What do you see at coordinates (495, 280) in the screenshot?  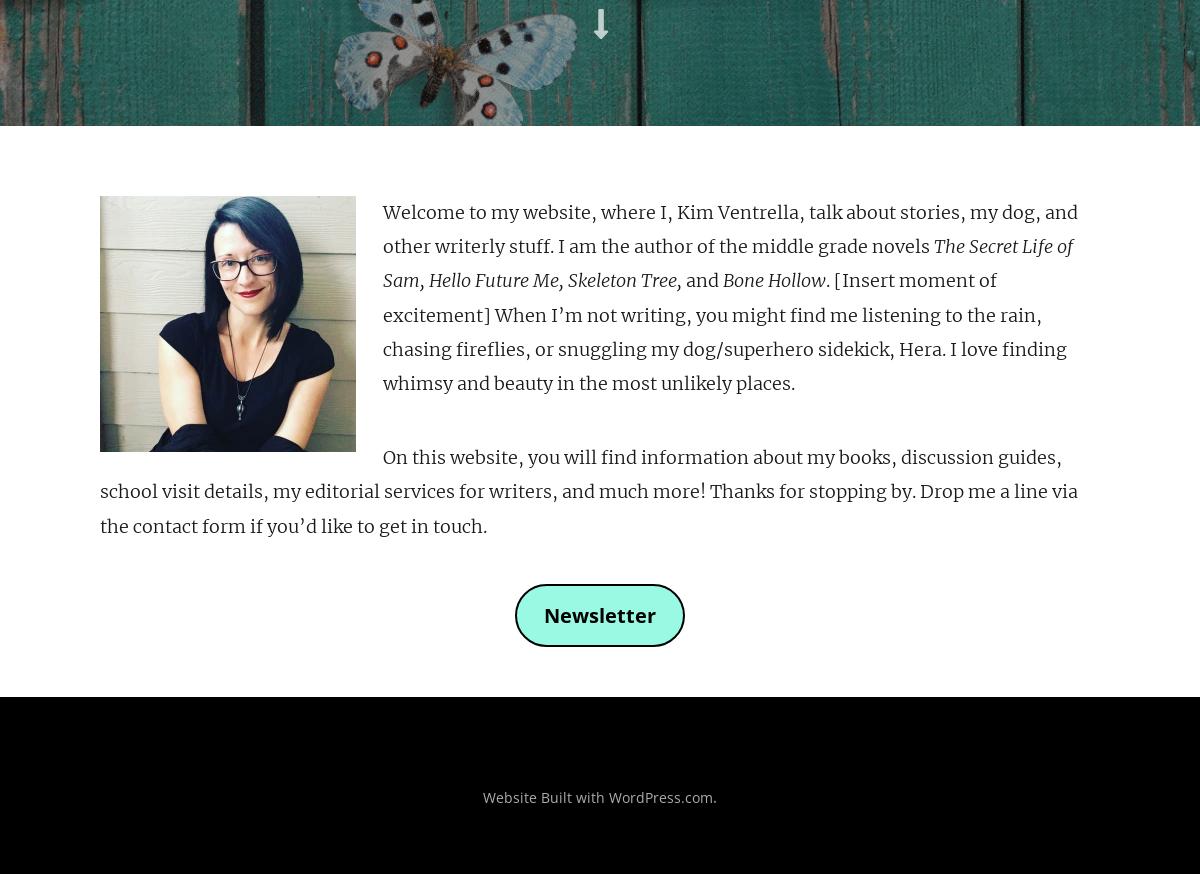 I see `'Hello Future Me,'` at bounding box center [495, 280].